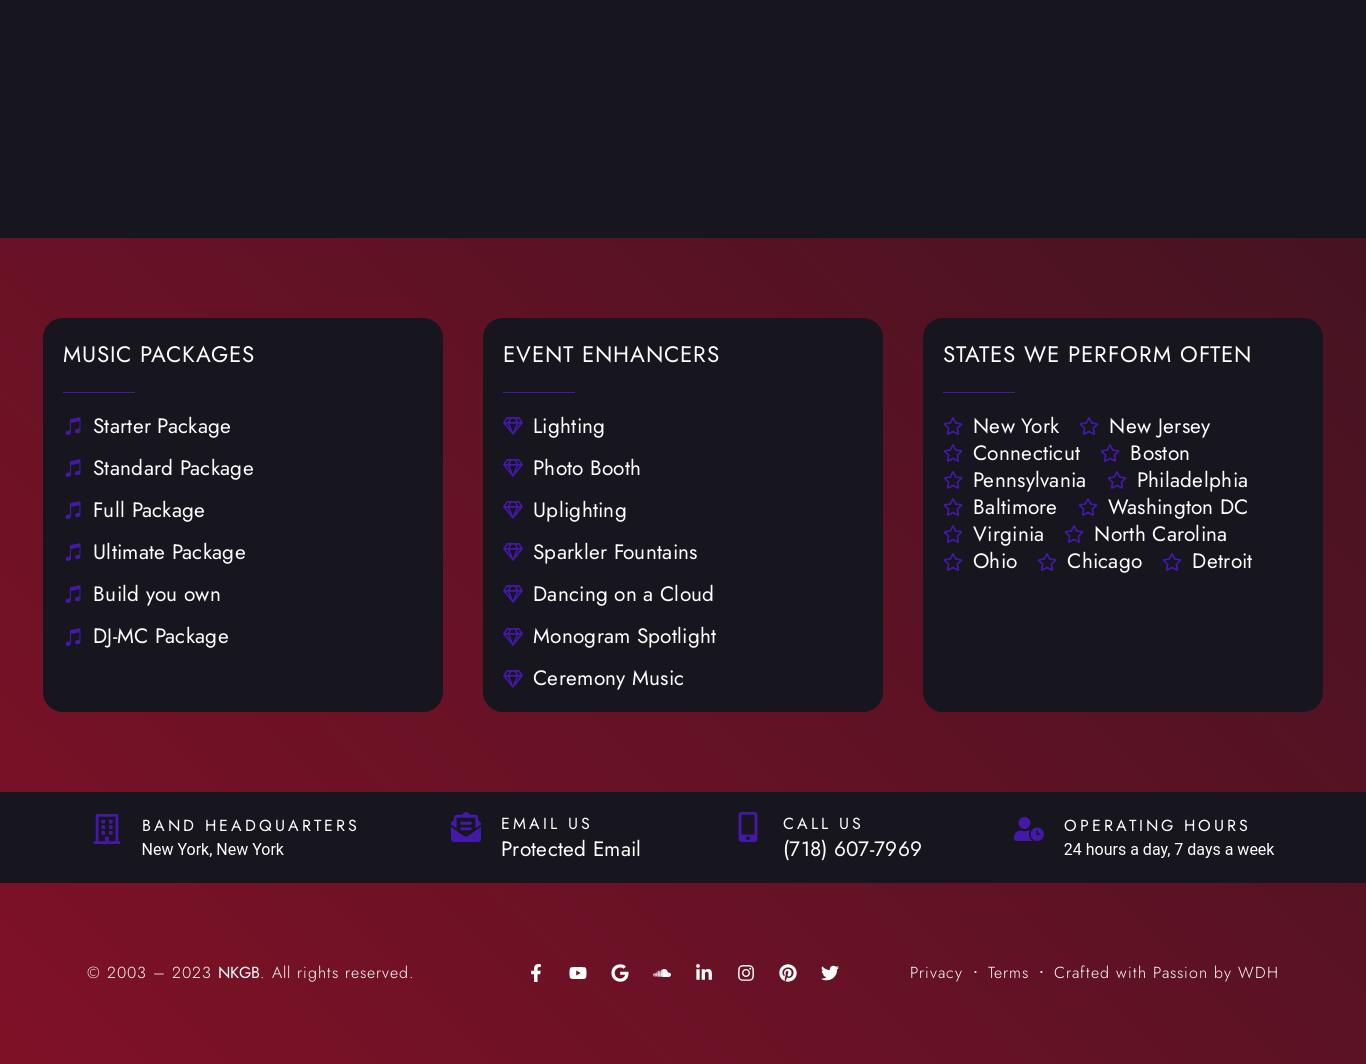 The width and height of the screenshot is (1366, 1064). What do you see at coordinates (1062, 848) in the screenshot?
I see `'24 hours a day, 7 days a week'` at bounding box center [1062, 848].